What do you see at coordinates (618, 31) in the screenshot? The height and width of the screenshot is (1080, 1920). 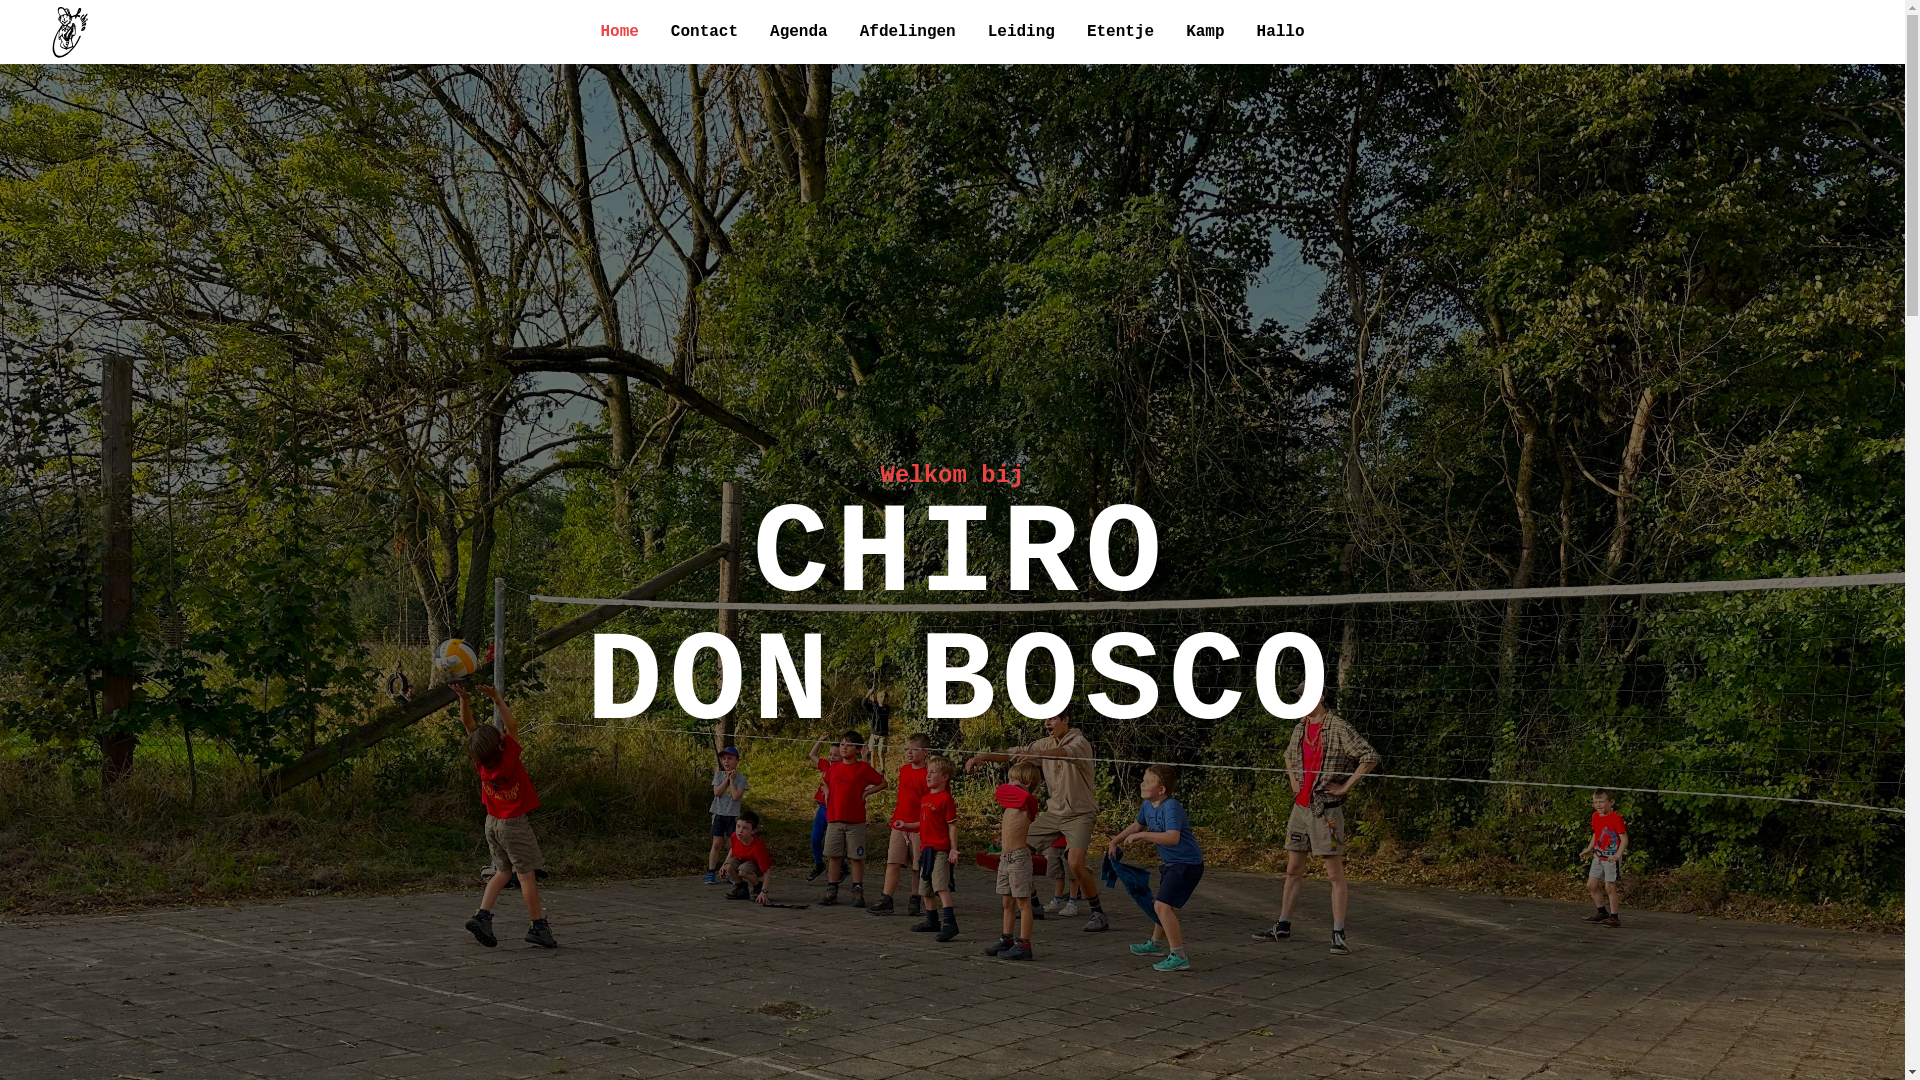 I see `'Home'` at bounding box center [618, 31].